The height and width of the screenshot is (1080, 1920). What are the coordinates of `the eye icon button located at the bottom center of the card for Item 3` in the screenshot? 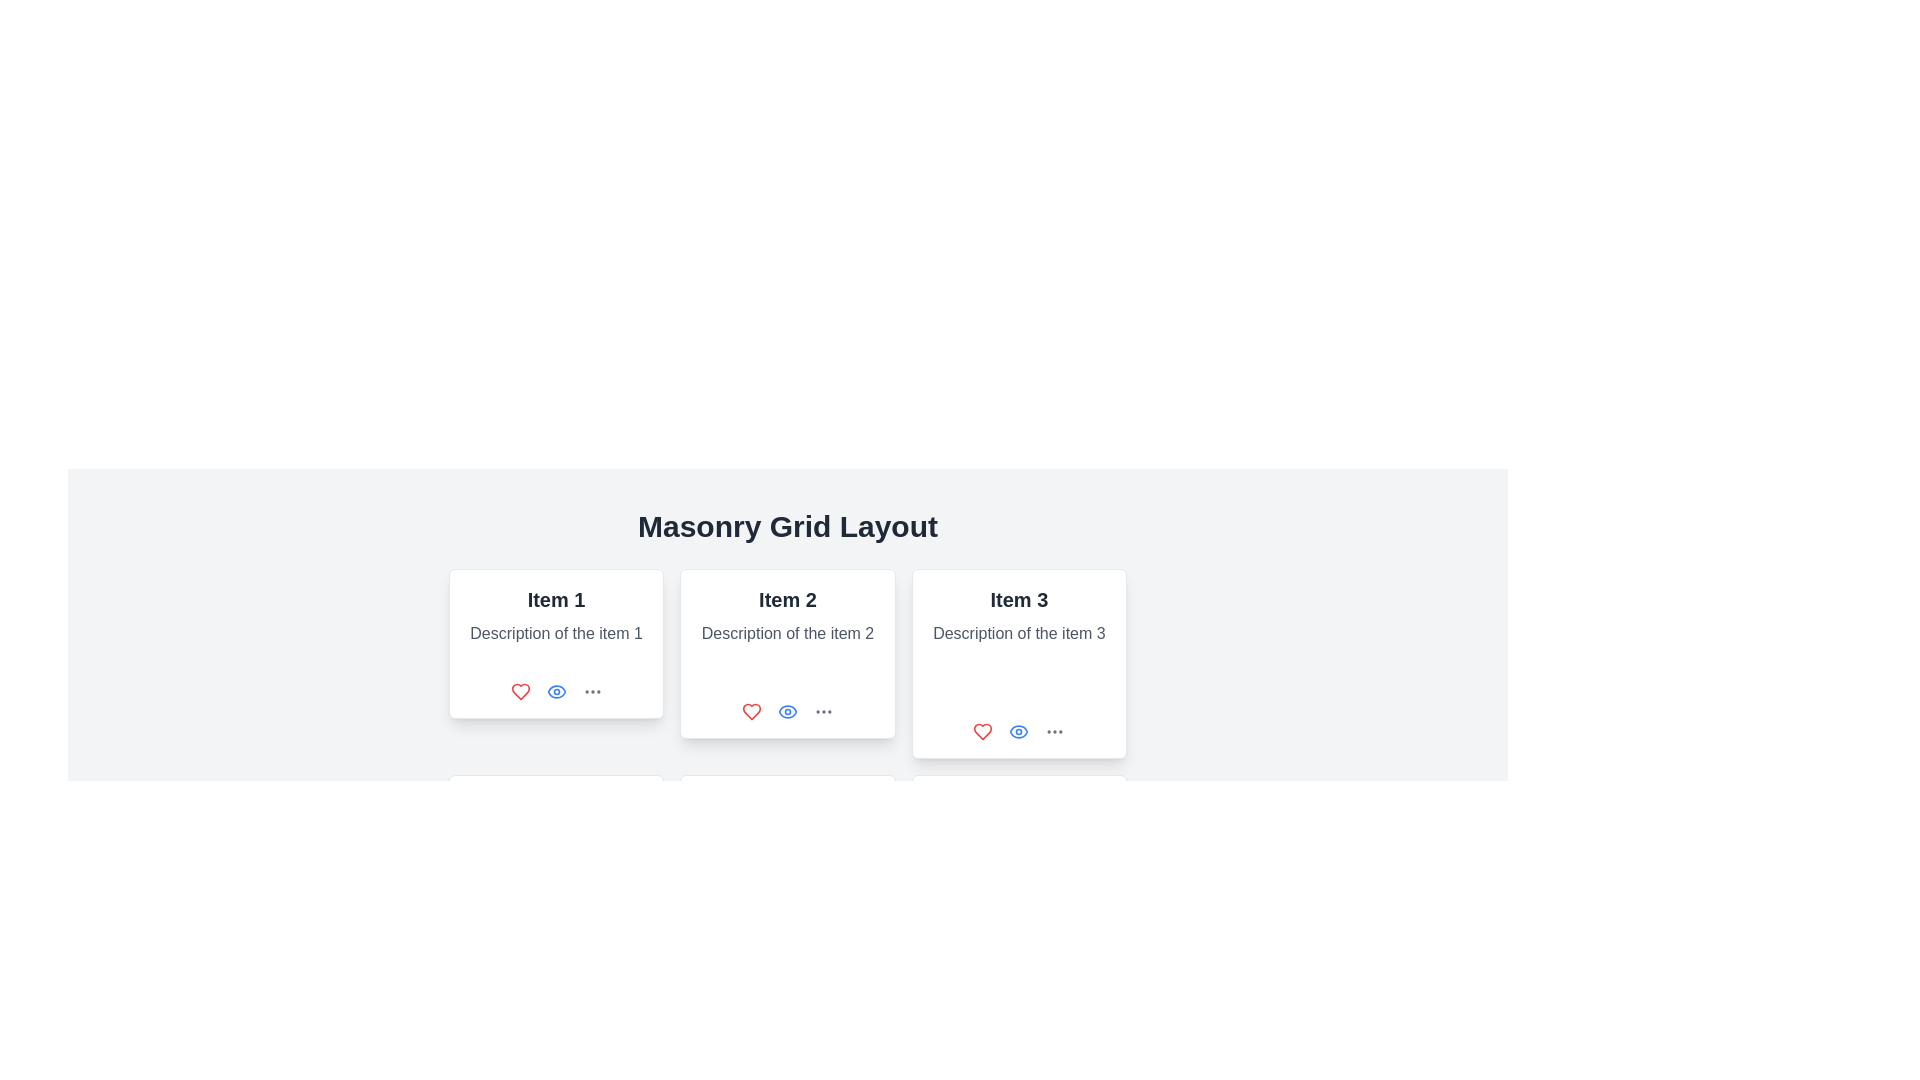 It's located at (1019, 732).